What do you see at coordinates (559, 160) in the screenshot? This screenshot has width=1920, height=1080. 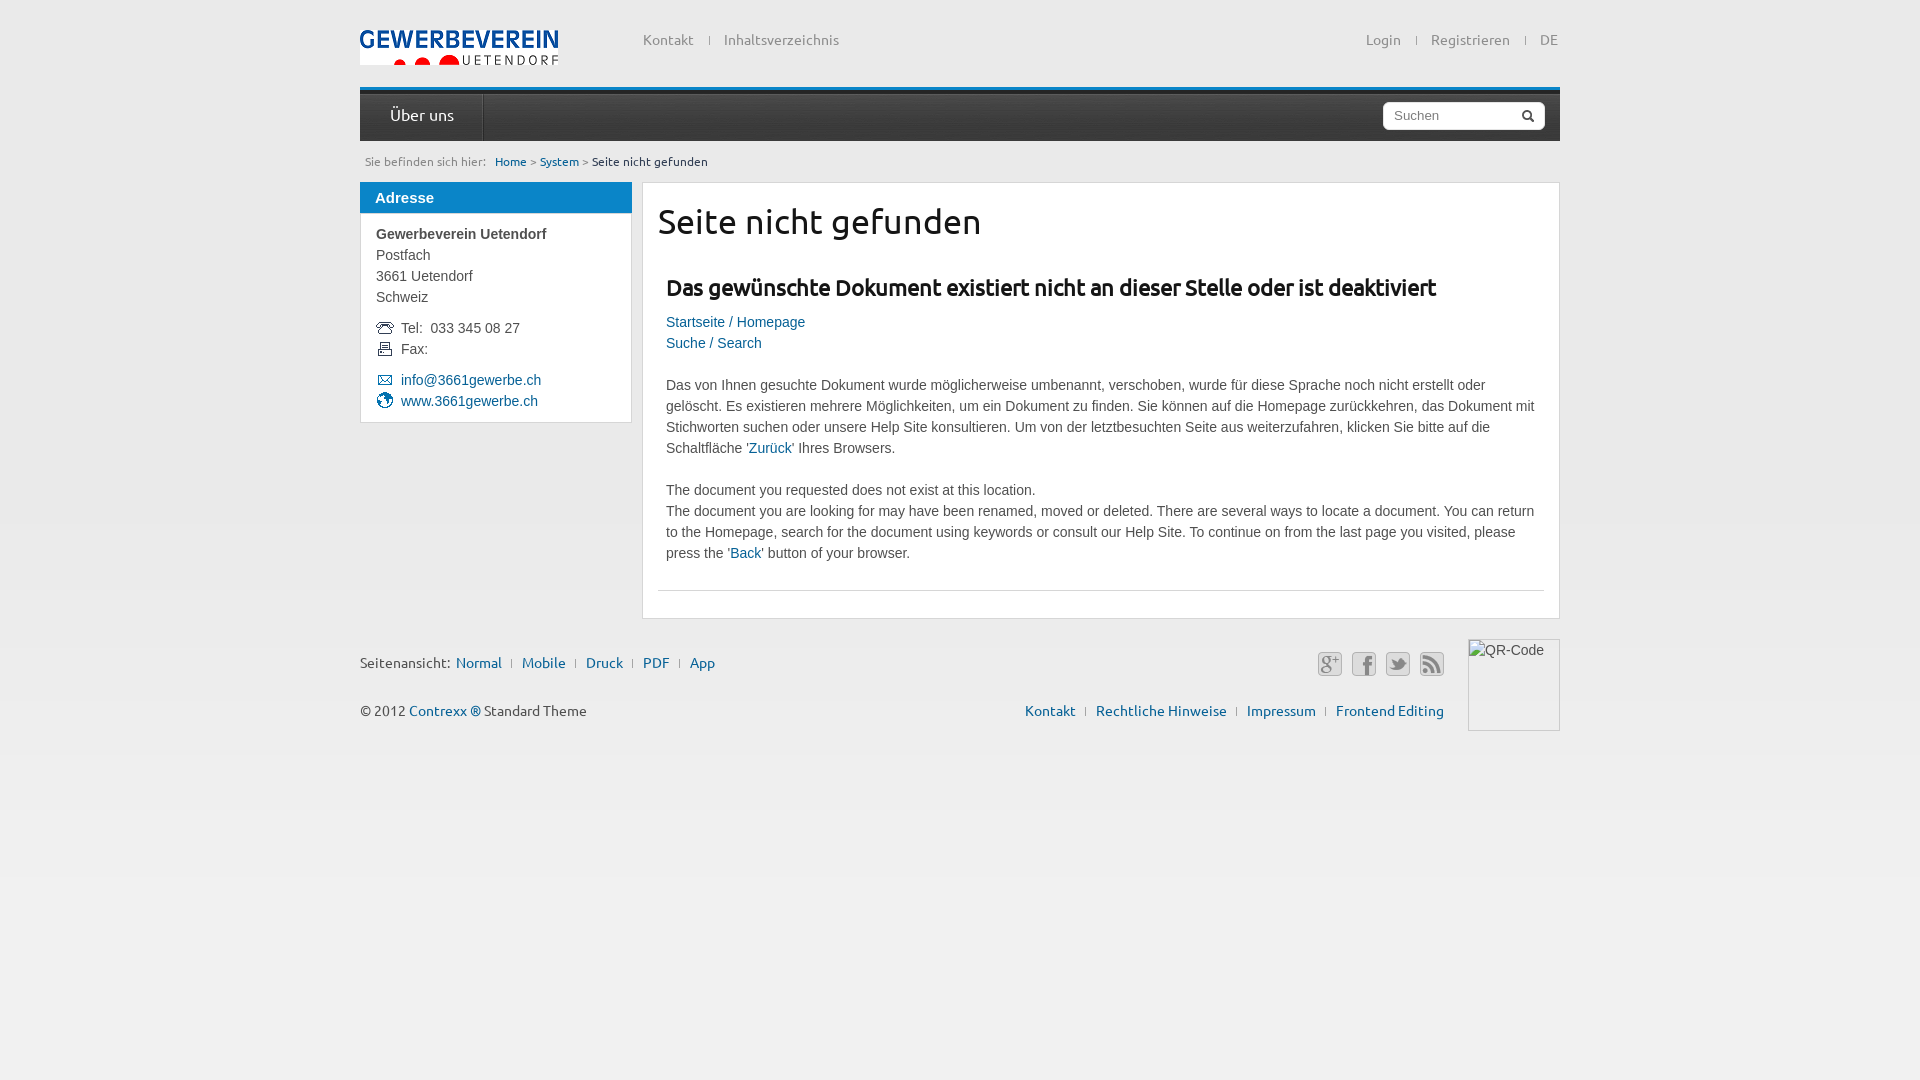 I see `'System'` at bounding box center [559, 160].